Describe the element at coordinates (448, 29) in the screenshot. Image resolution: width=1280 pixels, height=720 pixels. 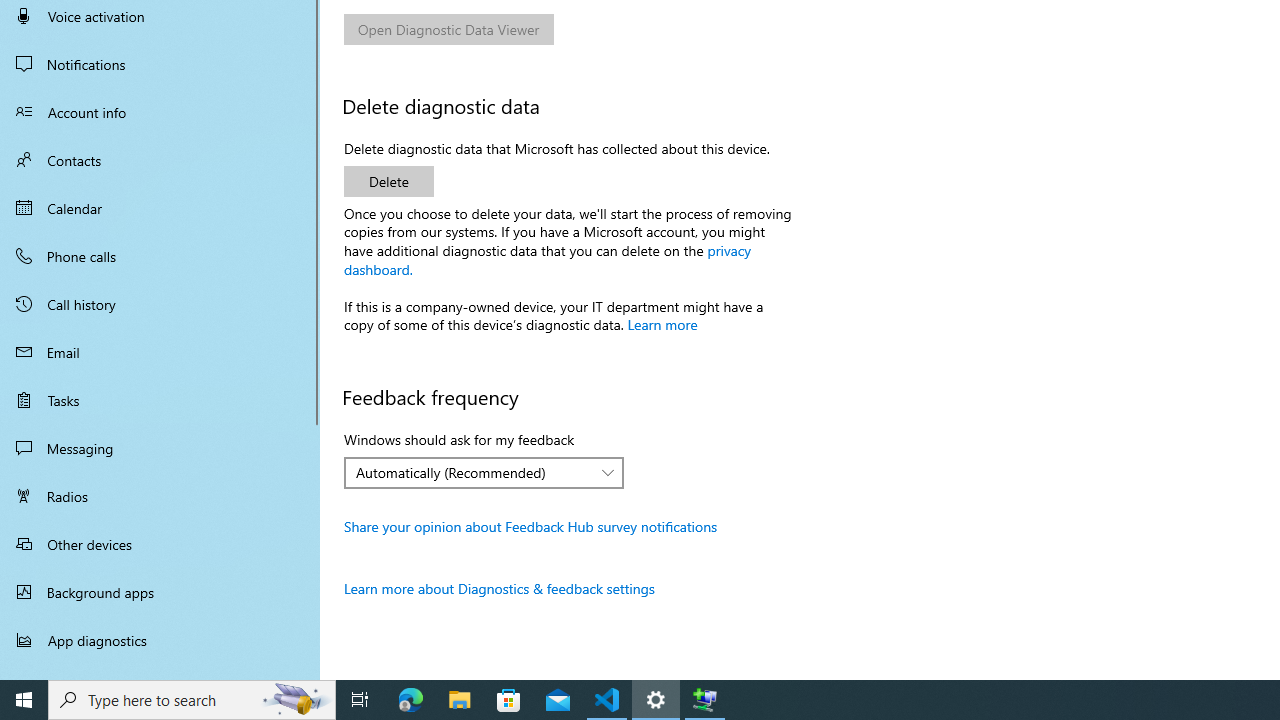
I see `'Open Diagnostic Data Viewer'` at that location.